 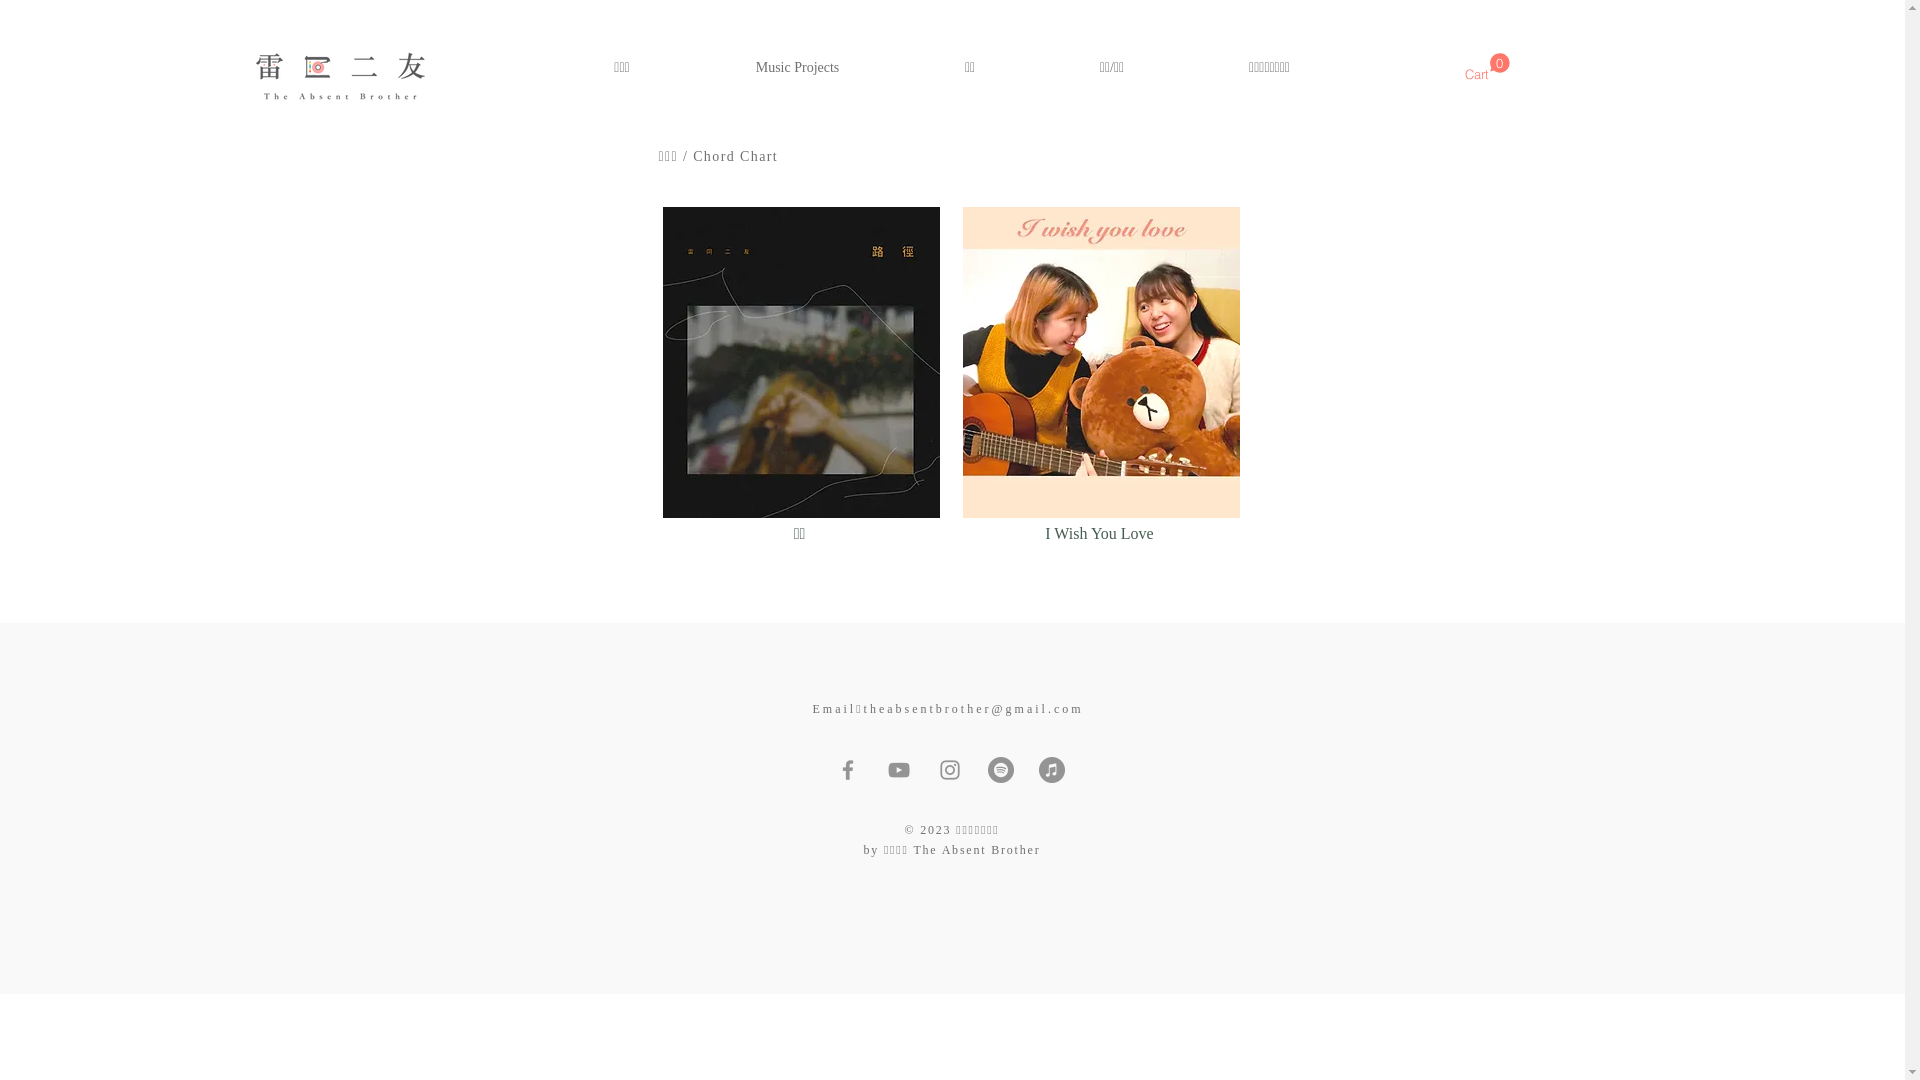 I want to click on 'theabsentbrother@gmail.com', so click(x=974, y=708).